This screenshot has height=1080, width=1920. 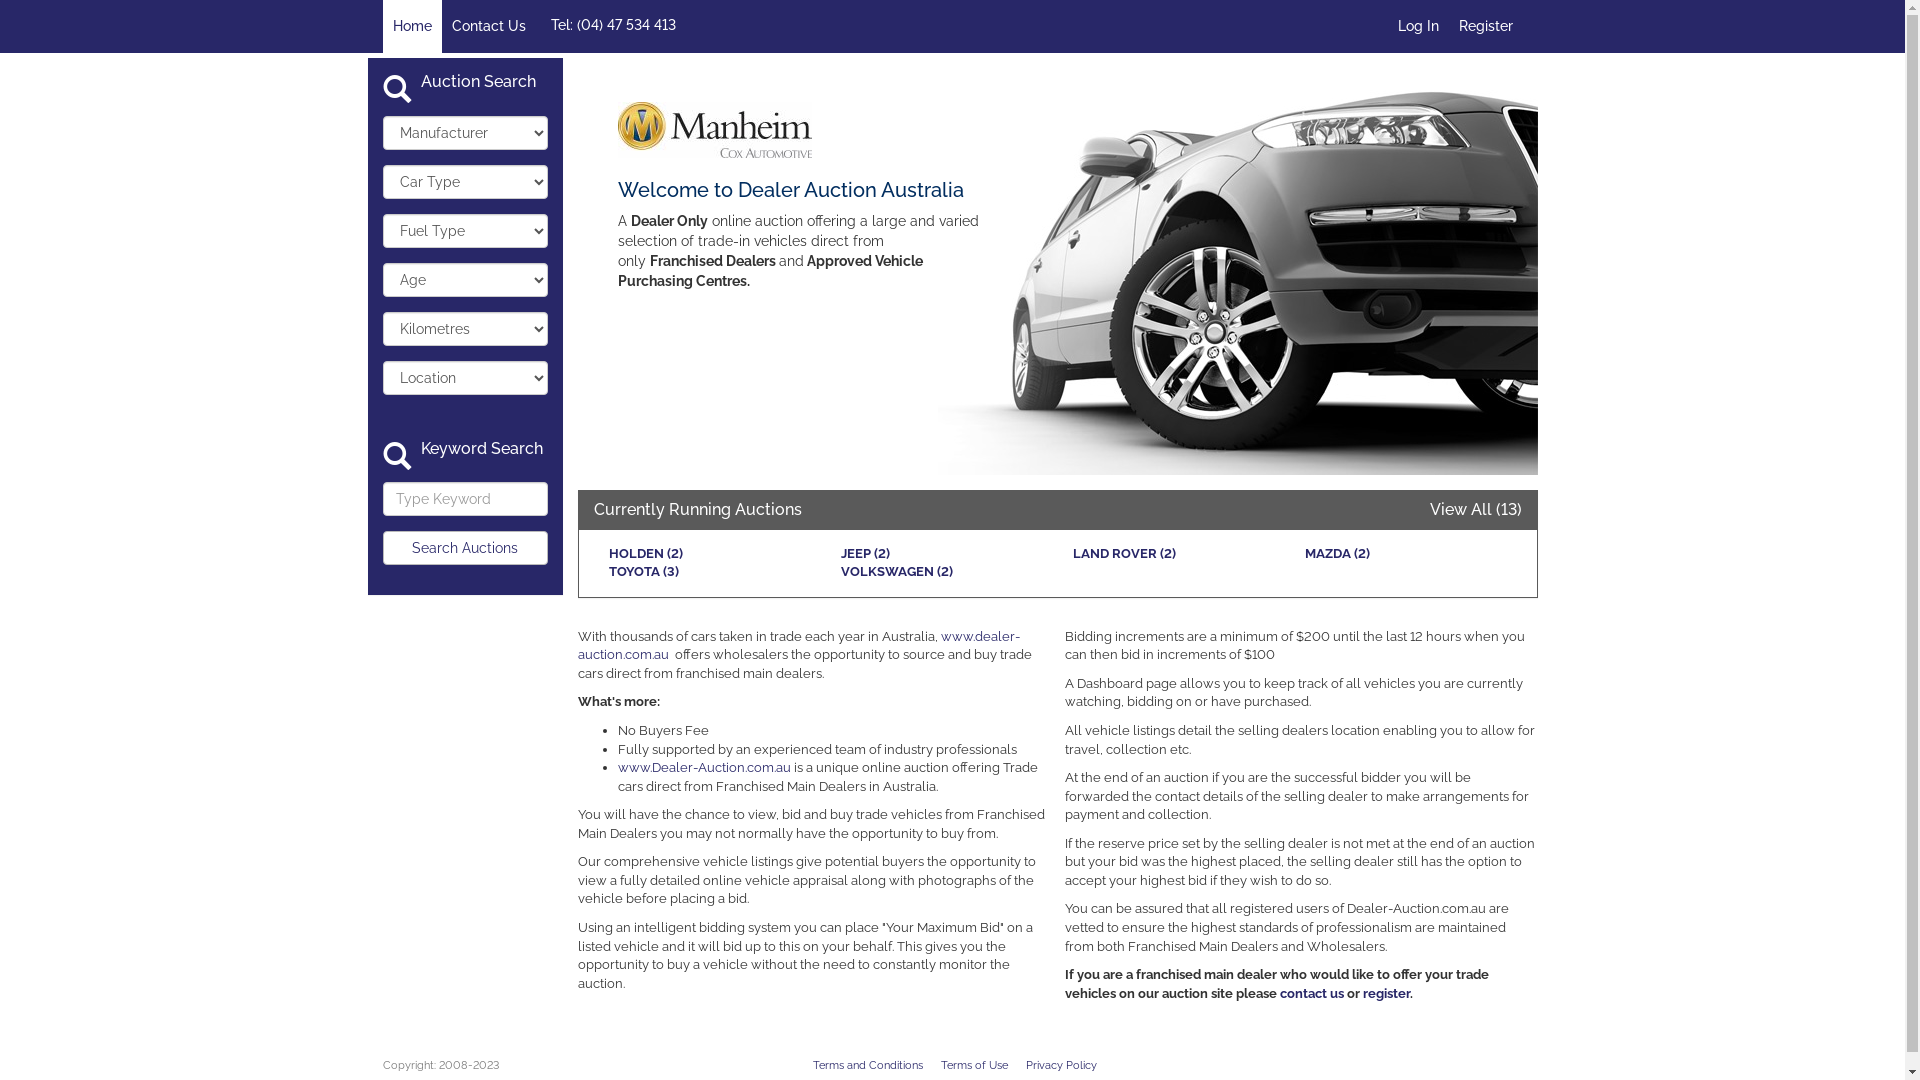 I want to click on 'Contact Us', so click(x=489, y=26).